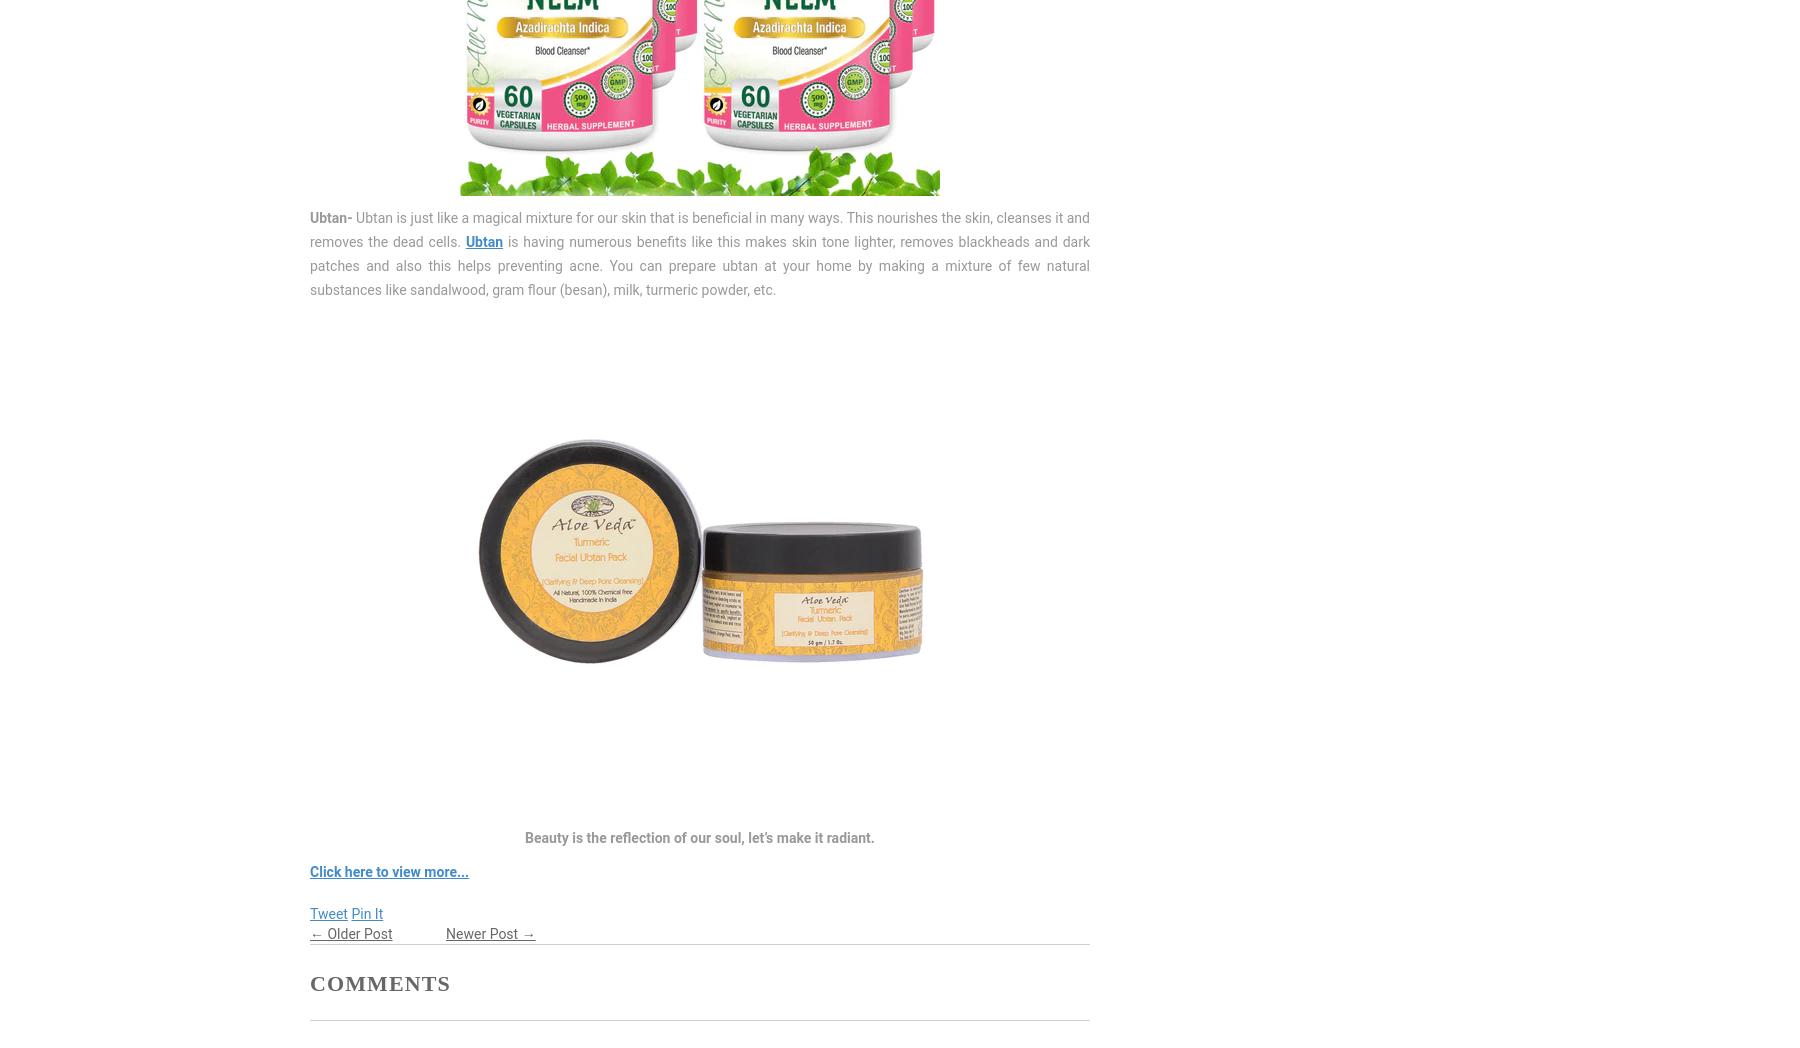  Describe the element at coordinates (389, 872) in the screenshot. I see `'Click here to view more...'` at that location.